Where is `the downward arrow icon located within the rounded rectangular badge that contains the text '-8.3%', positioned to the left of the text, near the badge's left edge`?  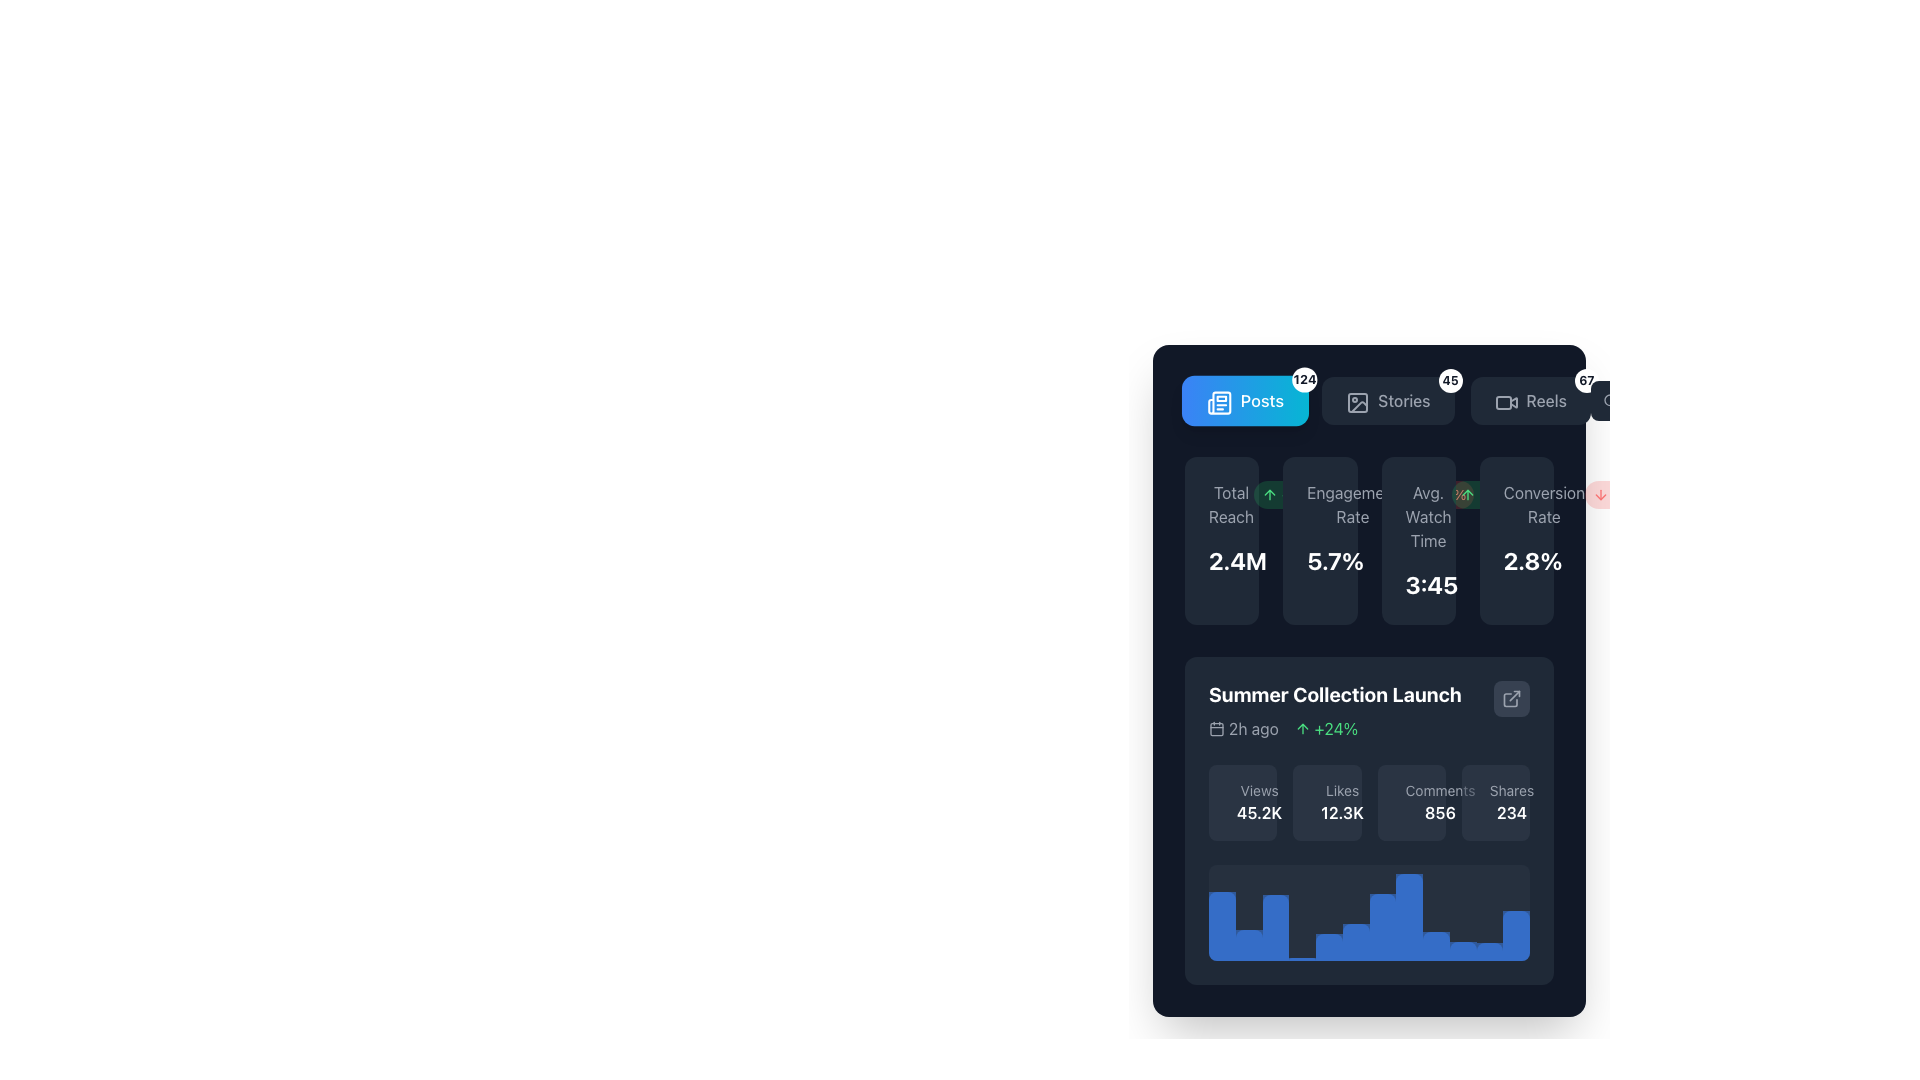 the downward arrow icon located within the rounded rectangular badge that contains the text '-8.3%', positioned to the left of the text, near the badge's left edge is located at coordinates (1601, 494).